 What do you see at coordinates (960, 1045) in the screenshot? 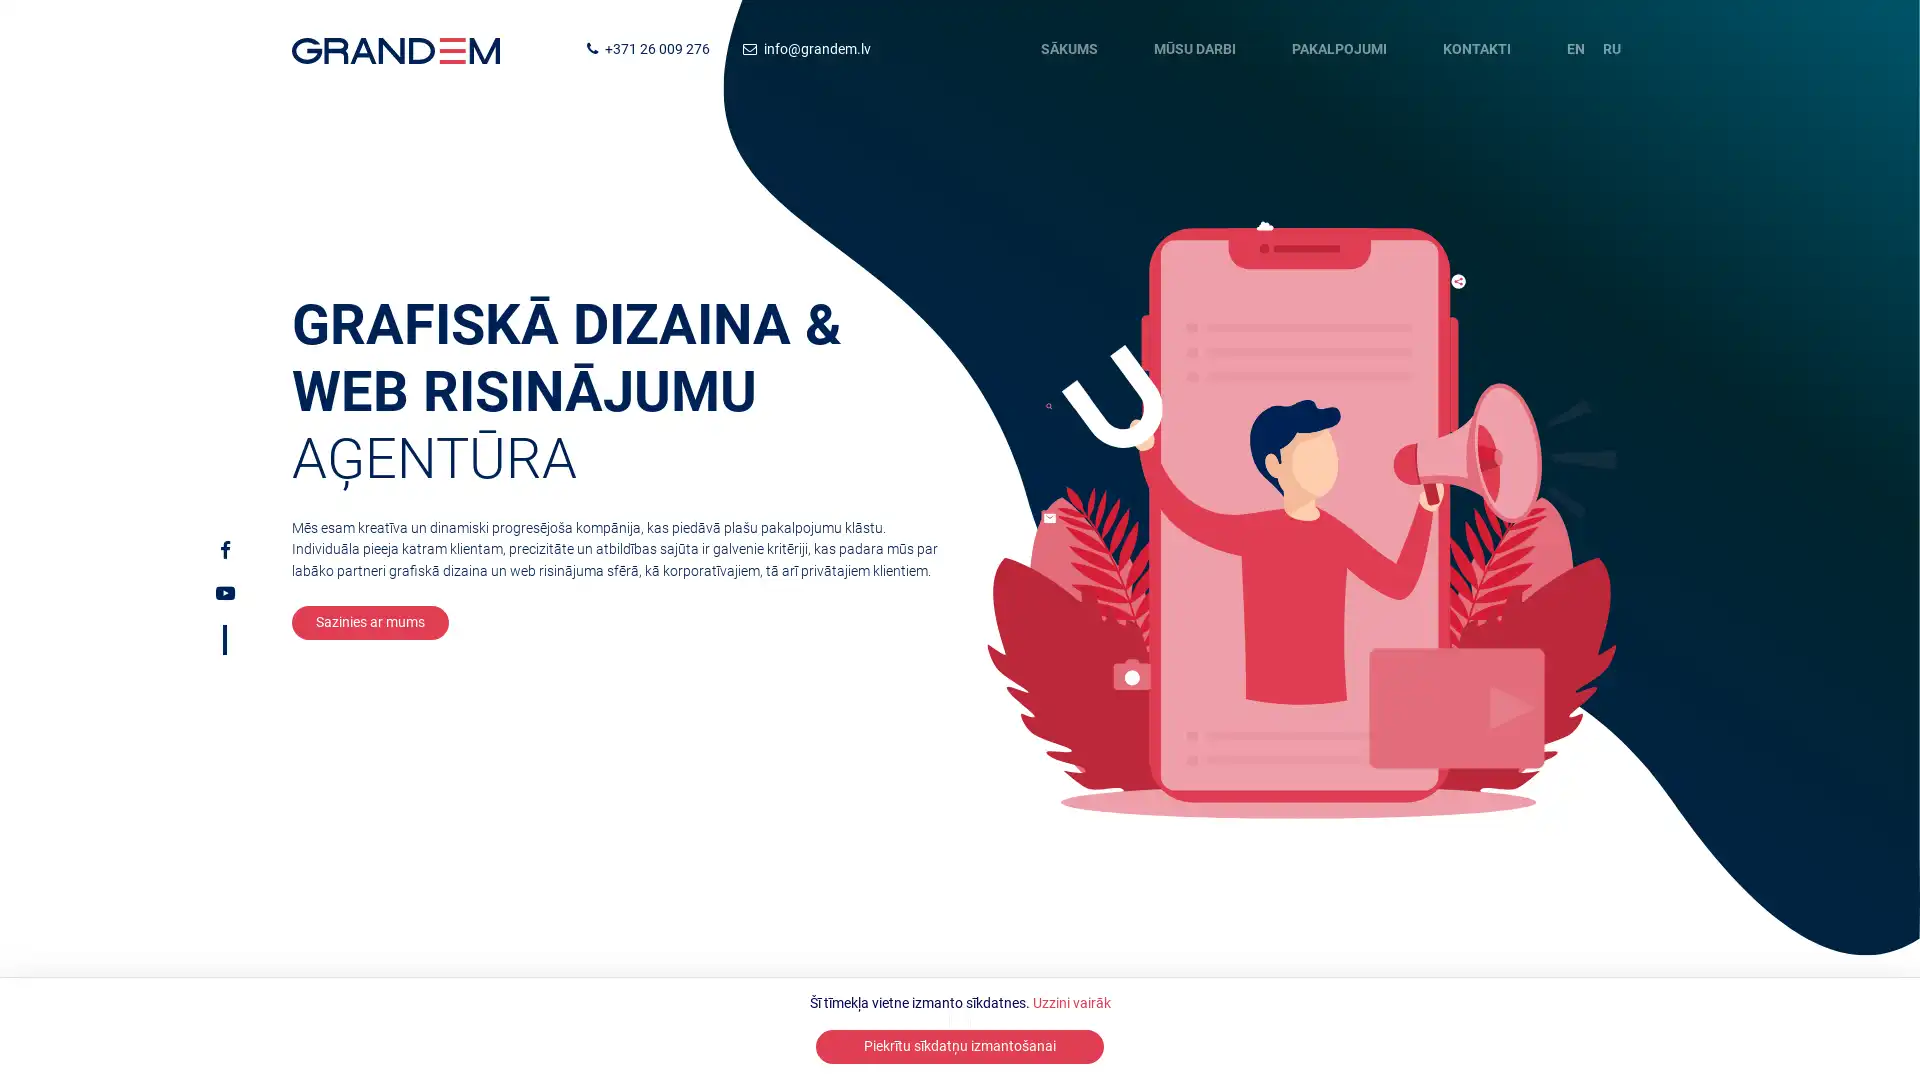
I see `Piekritu sikdatnu izmantosanai` at bounding box center [960, 1045].